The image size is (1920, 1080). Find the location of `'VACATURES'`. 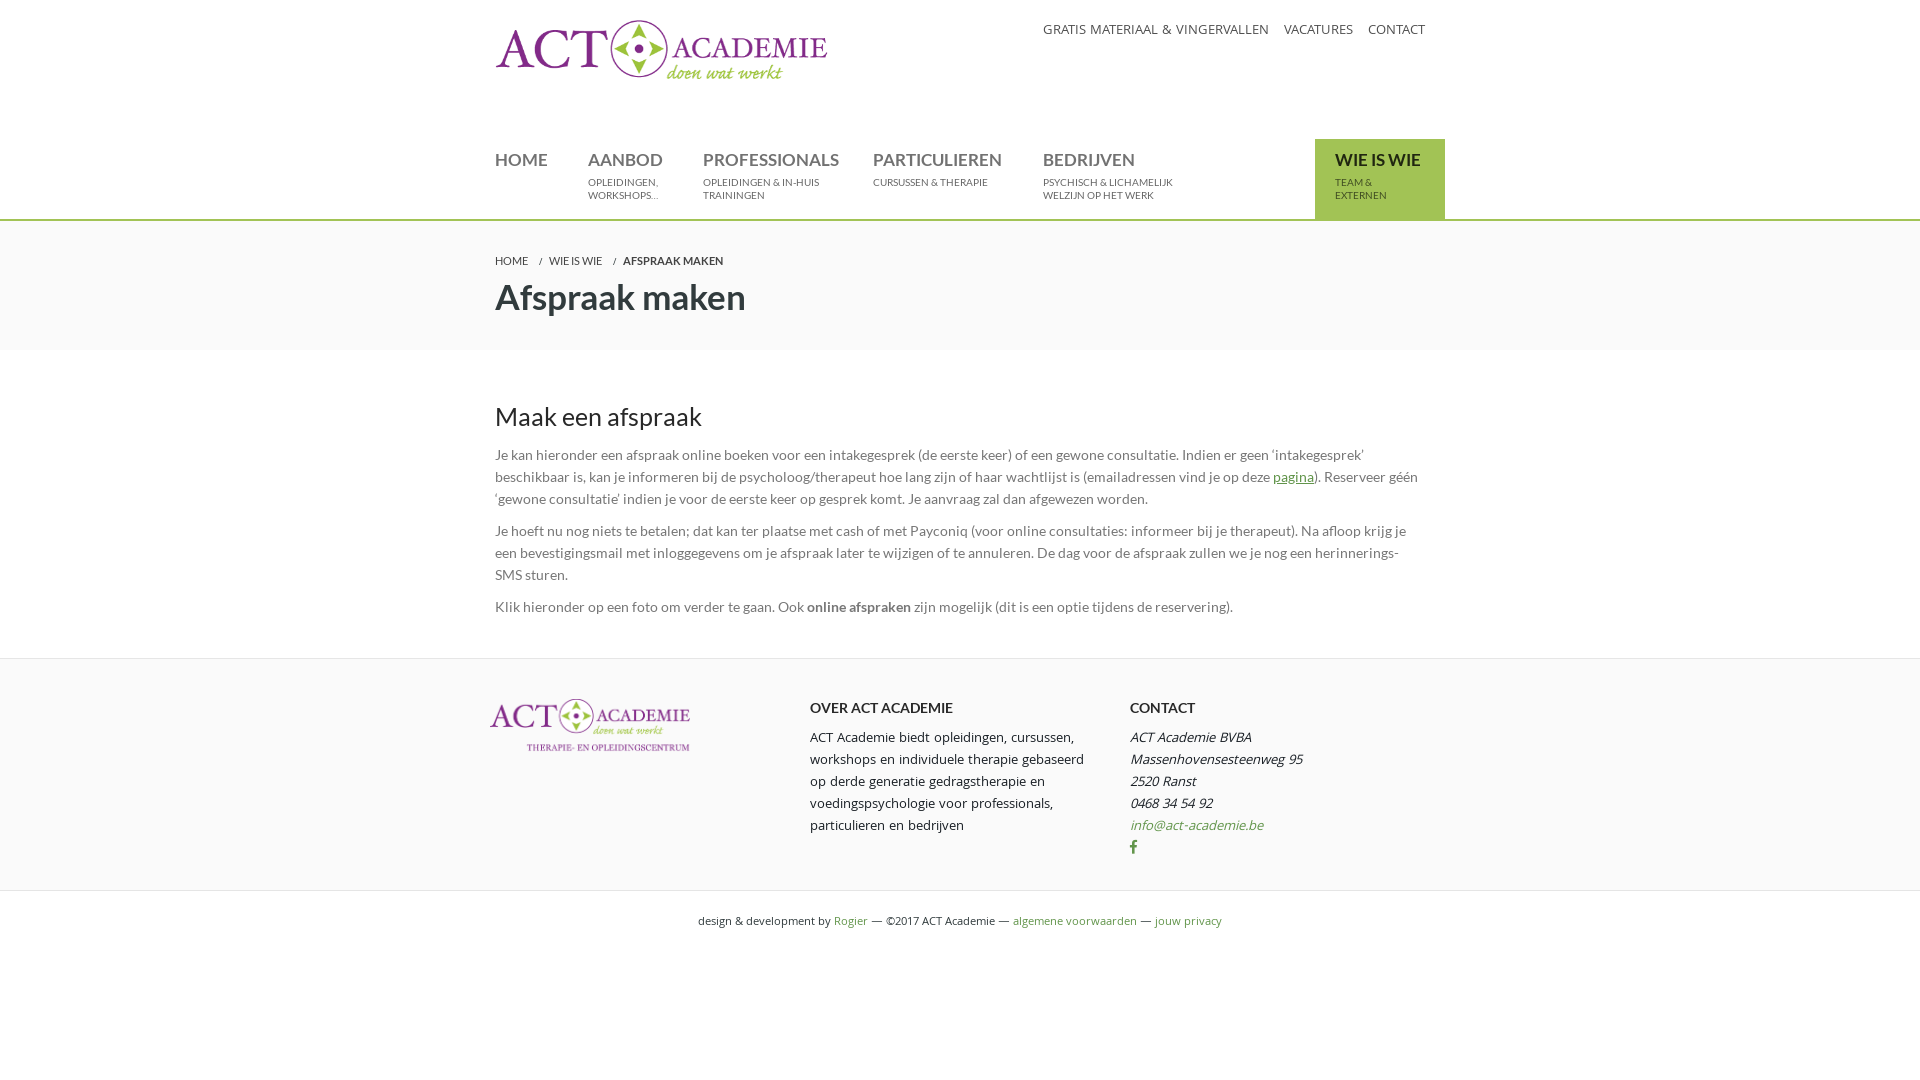

'VACATURES' is located at coordinates (1318, 30).